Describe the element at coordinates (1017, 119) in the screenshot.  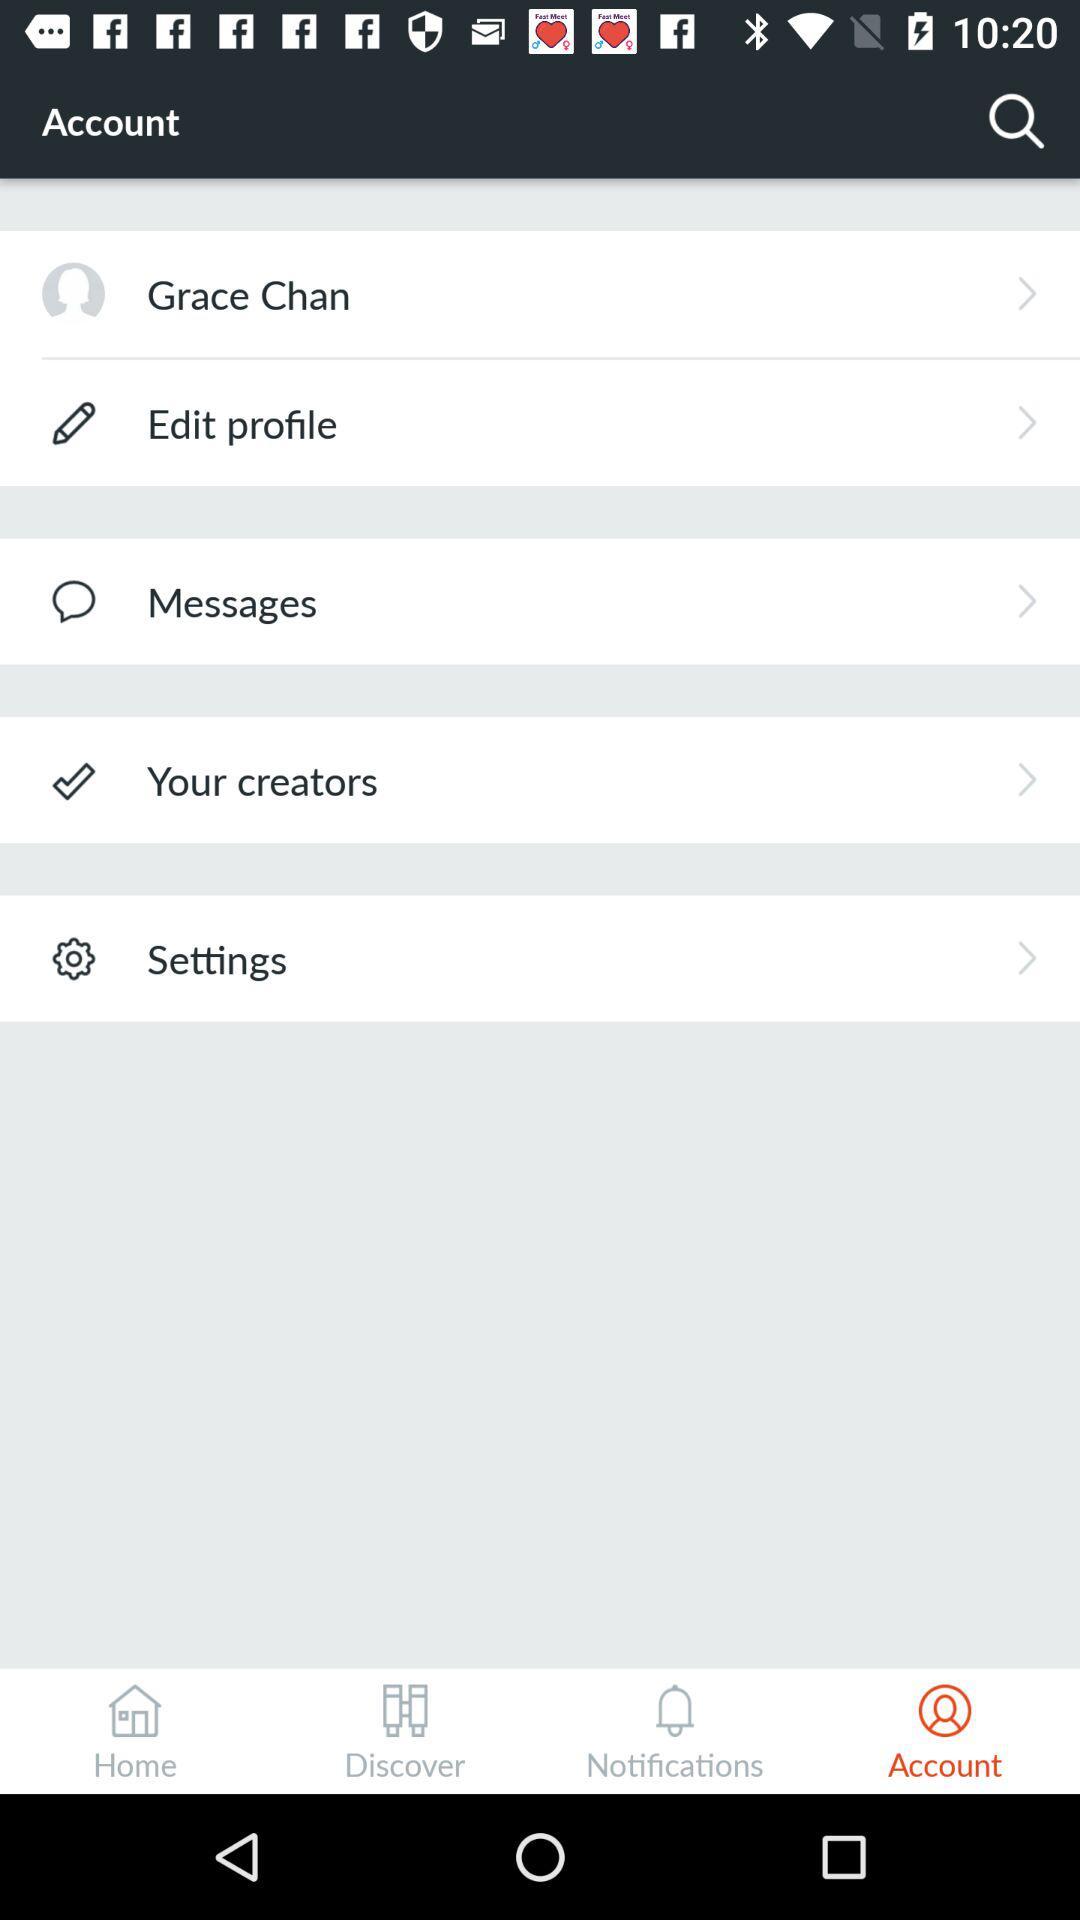
I see `icon next to account icon` at that location.